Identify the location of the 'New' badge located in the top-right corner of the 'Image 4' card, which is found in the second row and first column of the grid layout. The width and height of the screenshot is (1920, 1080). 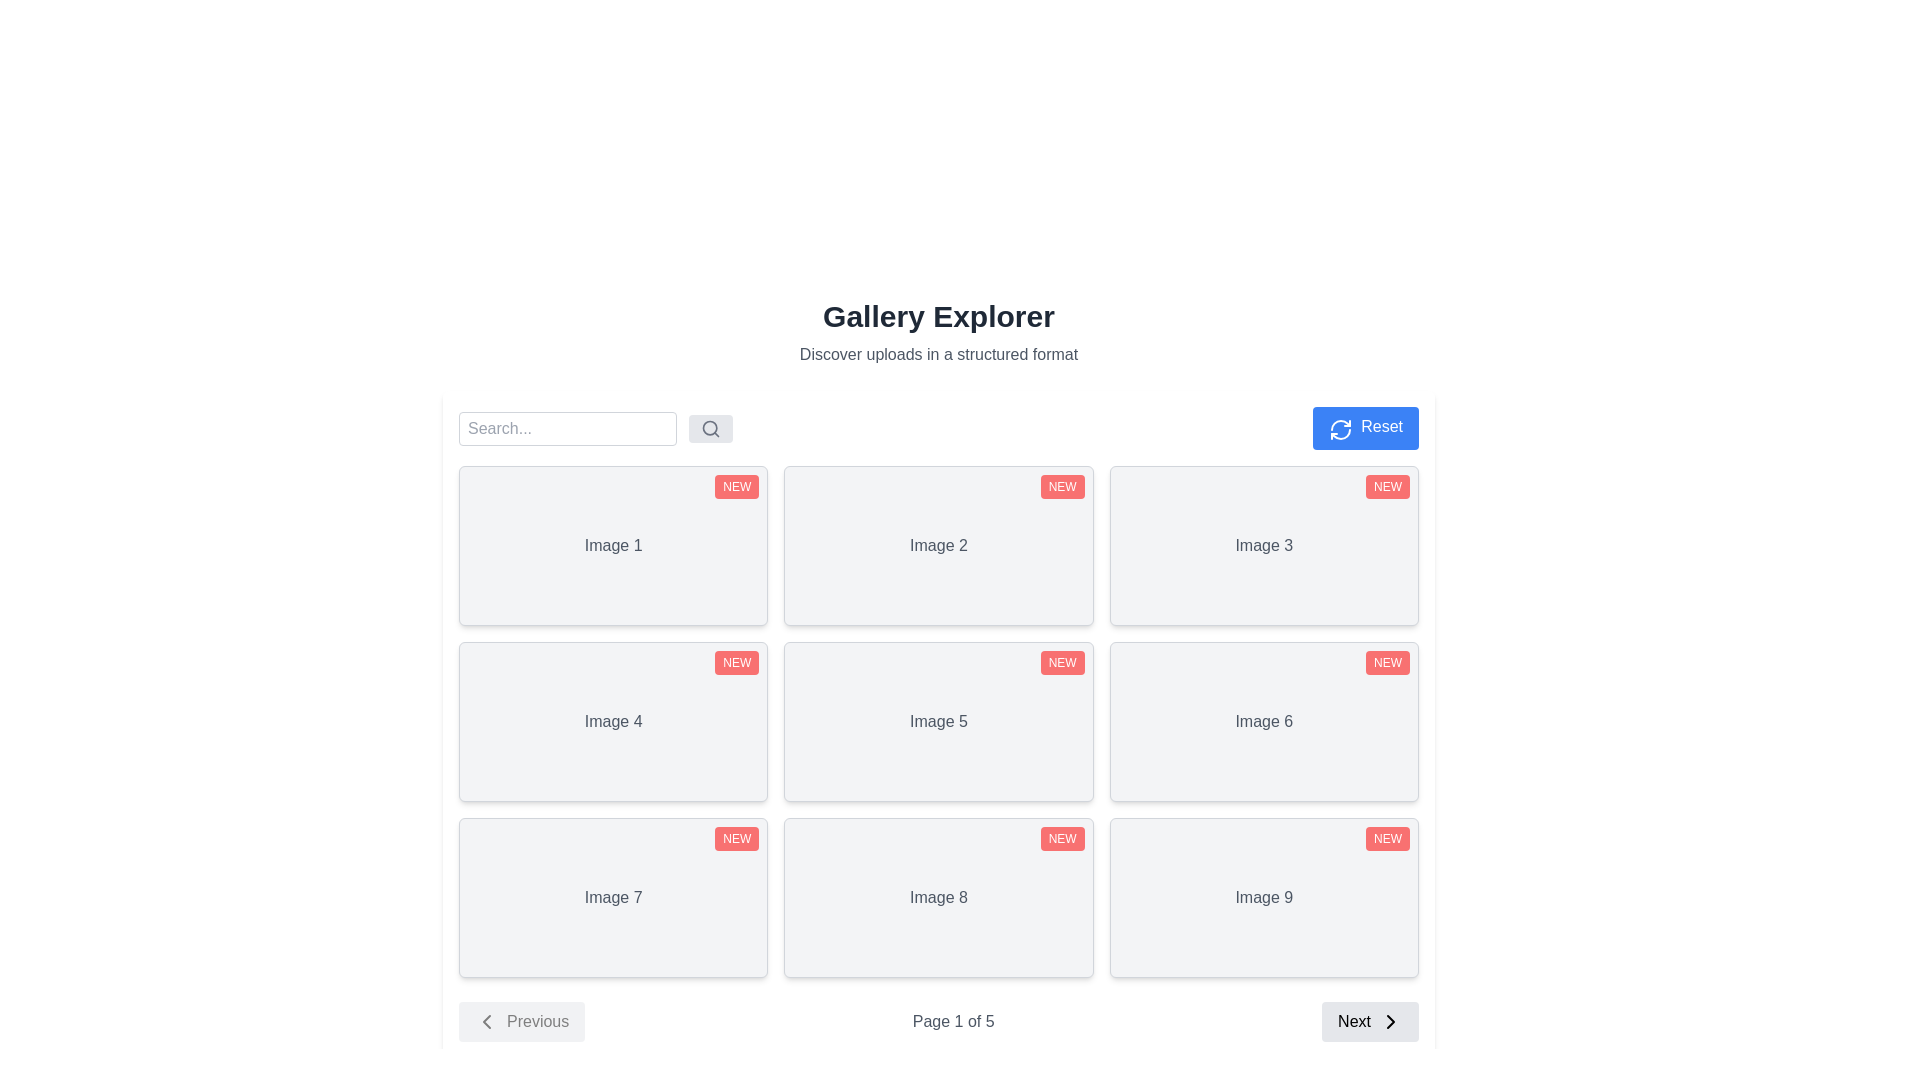
(736, 663).